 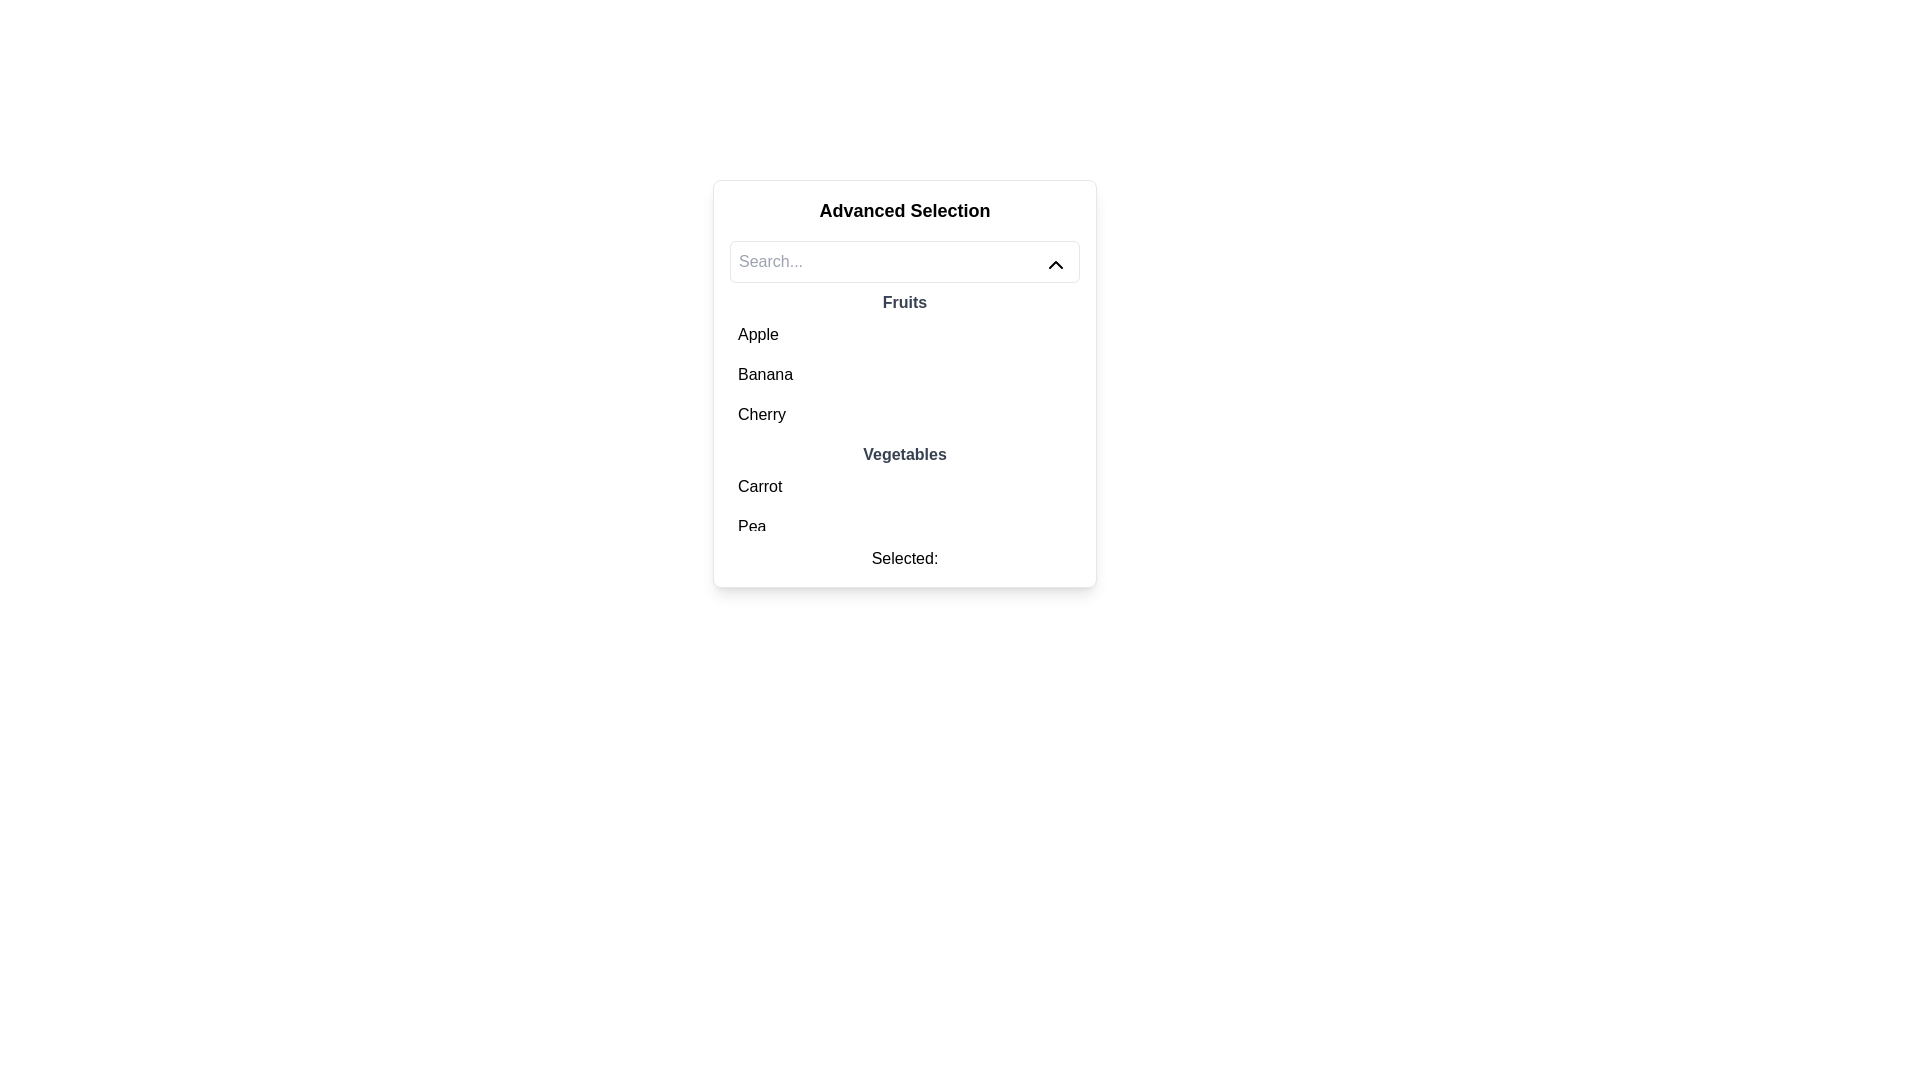 I want to click on the 'Vegetables' label in the selection menu, which is styled in gray with bold font and serves as a category header, so click(x=904, y=455).